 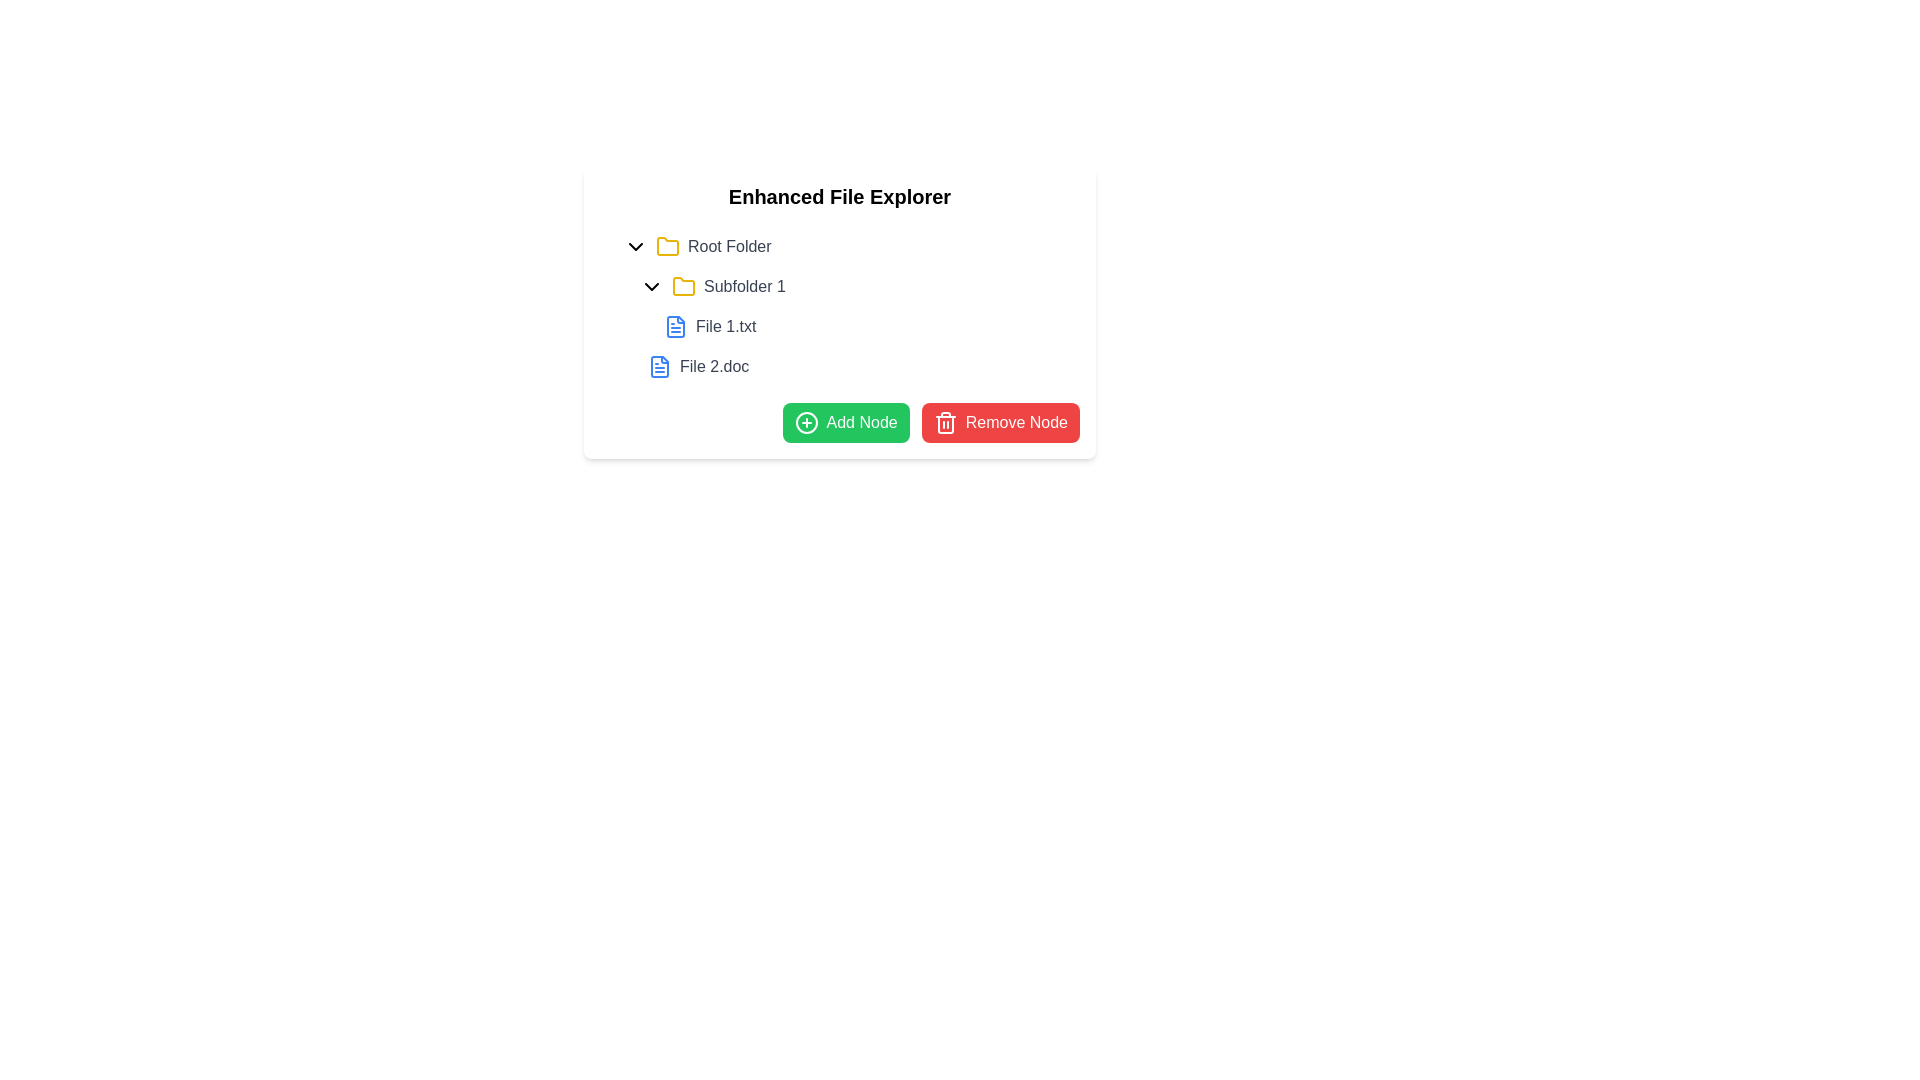 What do you see at coordinates (845, 422) in the screenshot?
I see `the 'Add Node' button located at the bottom-right corner of the 'Enhanced File Explorer' card widget to insert a new node into the list` at bounding box center [845, 422].